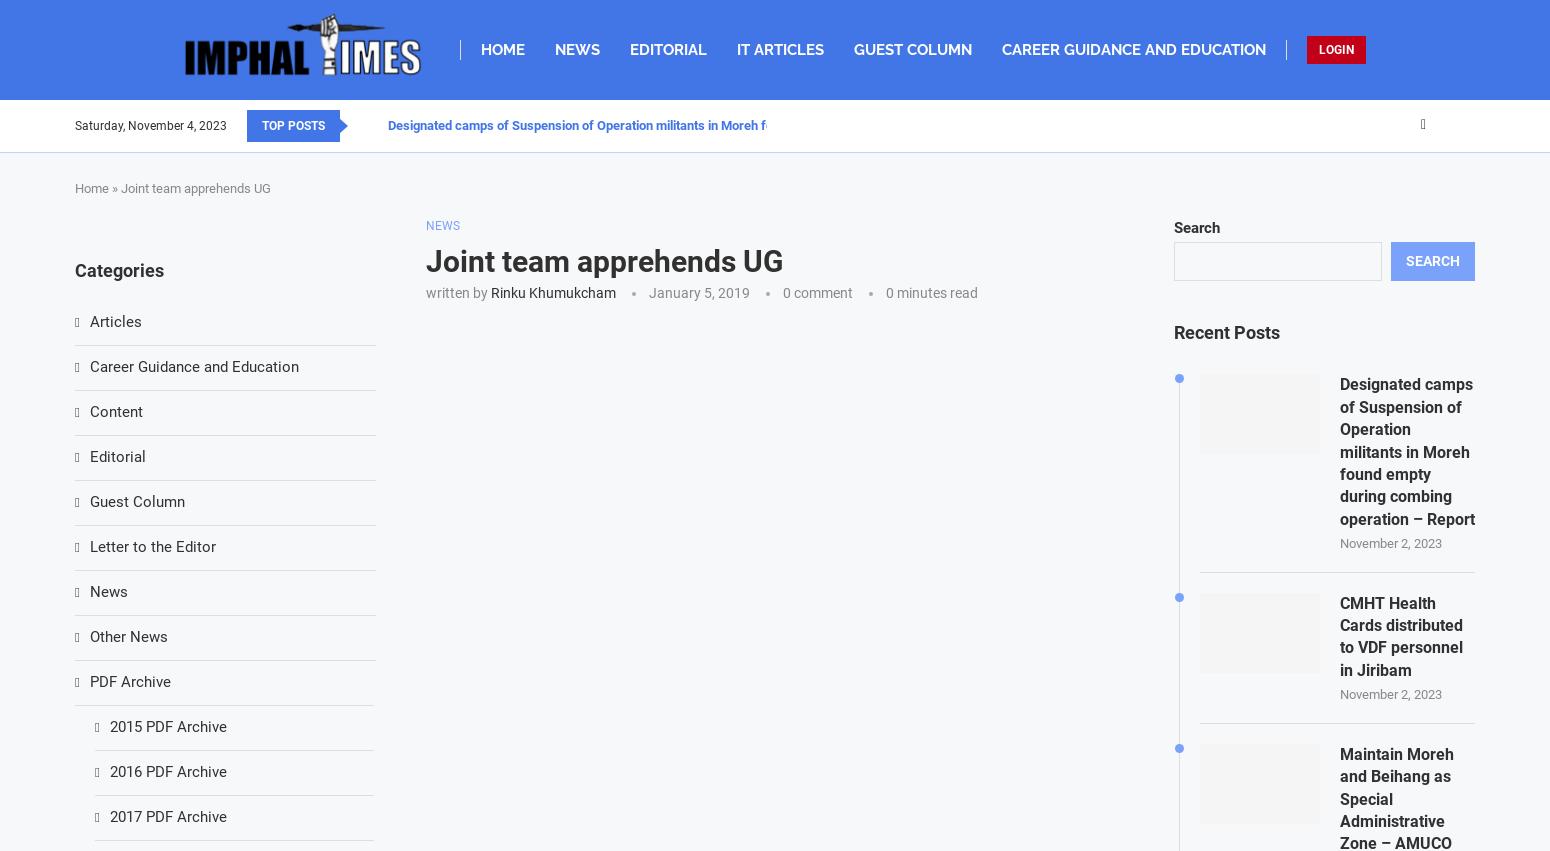 This screenshot has width=1550, height=851. Describe the element at coordinates (1335, 49) in the screenshot. I see `'LOGIN'` at that location.